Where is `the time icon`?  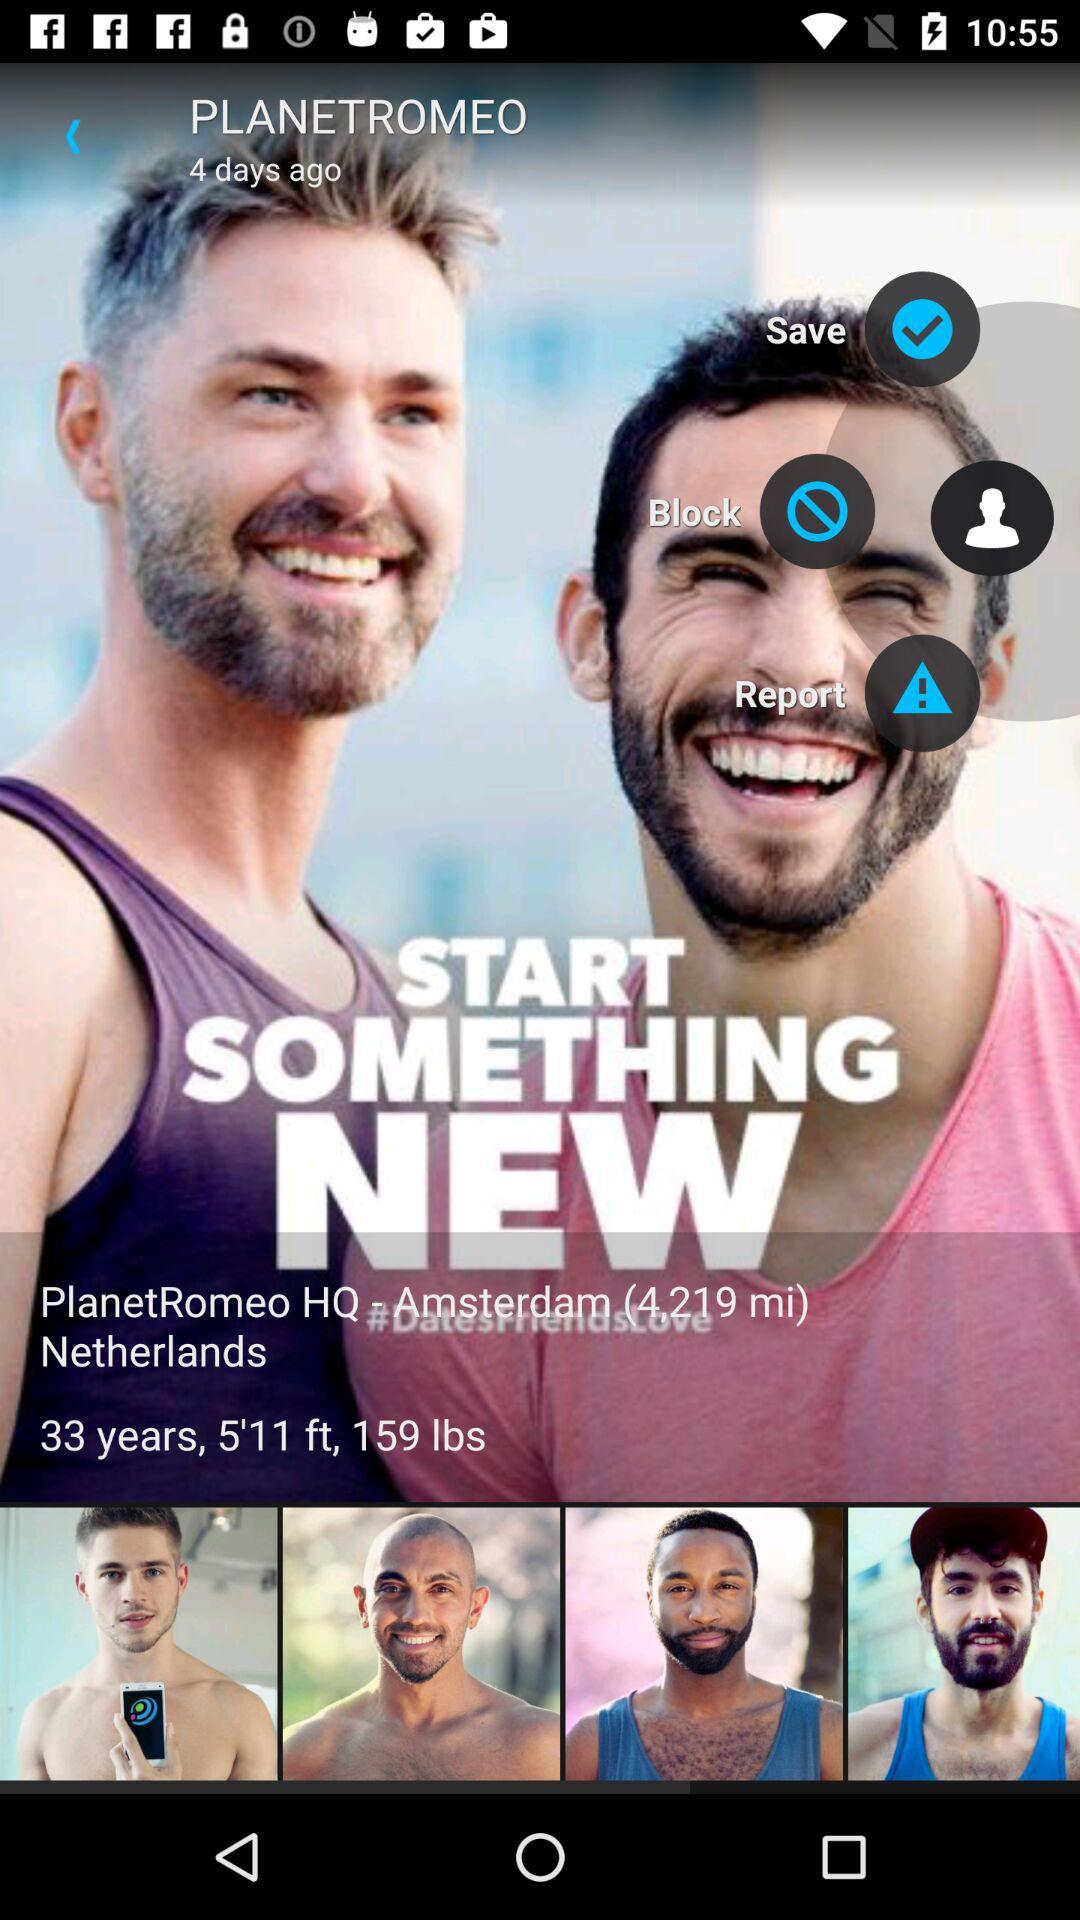 the time icon is located at coordinates (817, 511).